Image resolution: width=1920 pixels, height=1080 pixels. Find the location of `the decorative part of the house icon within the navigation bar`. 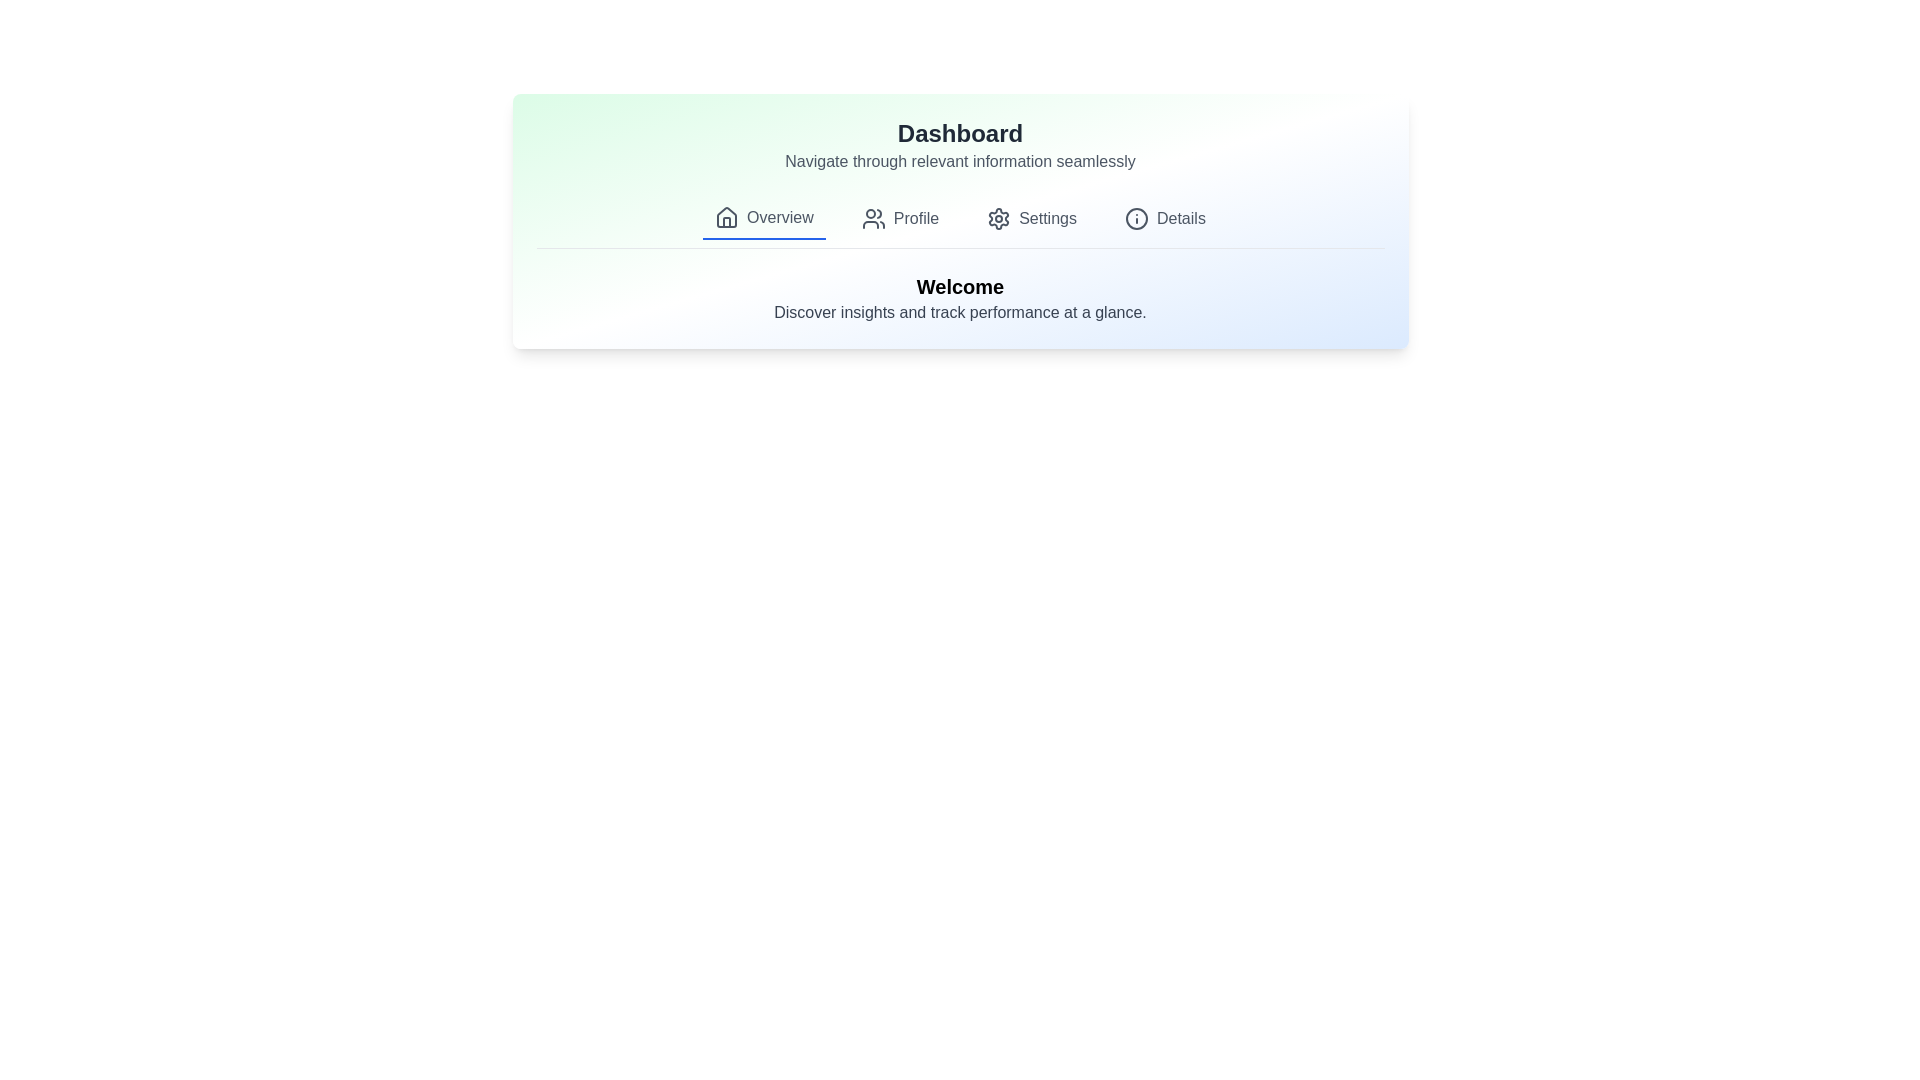

the decorative part of the house icon within the navigation bar is located at coordinates (726, 222).